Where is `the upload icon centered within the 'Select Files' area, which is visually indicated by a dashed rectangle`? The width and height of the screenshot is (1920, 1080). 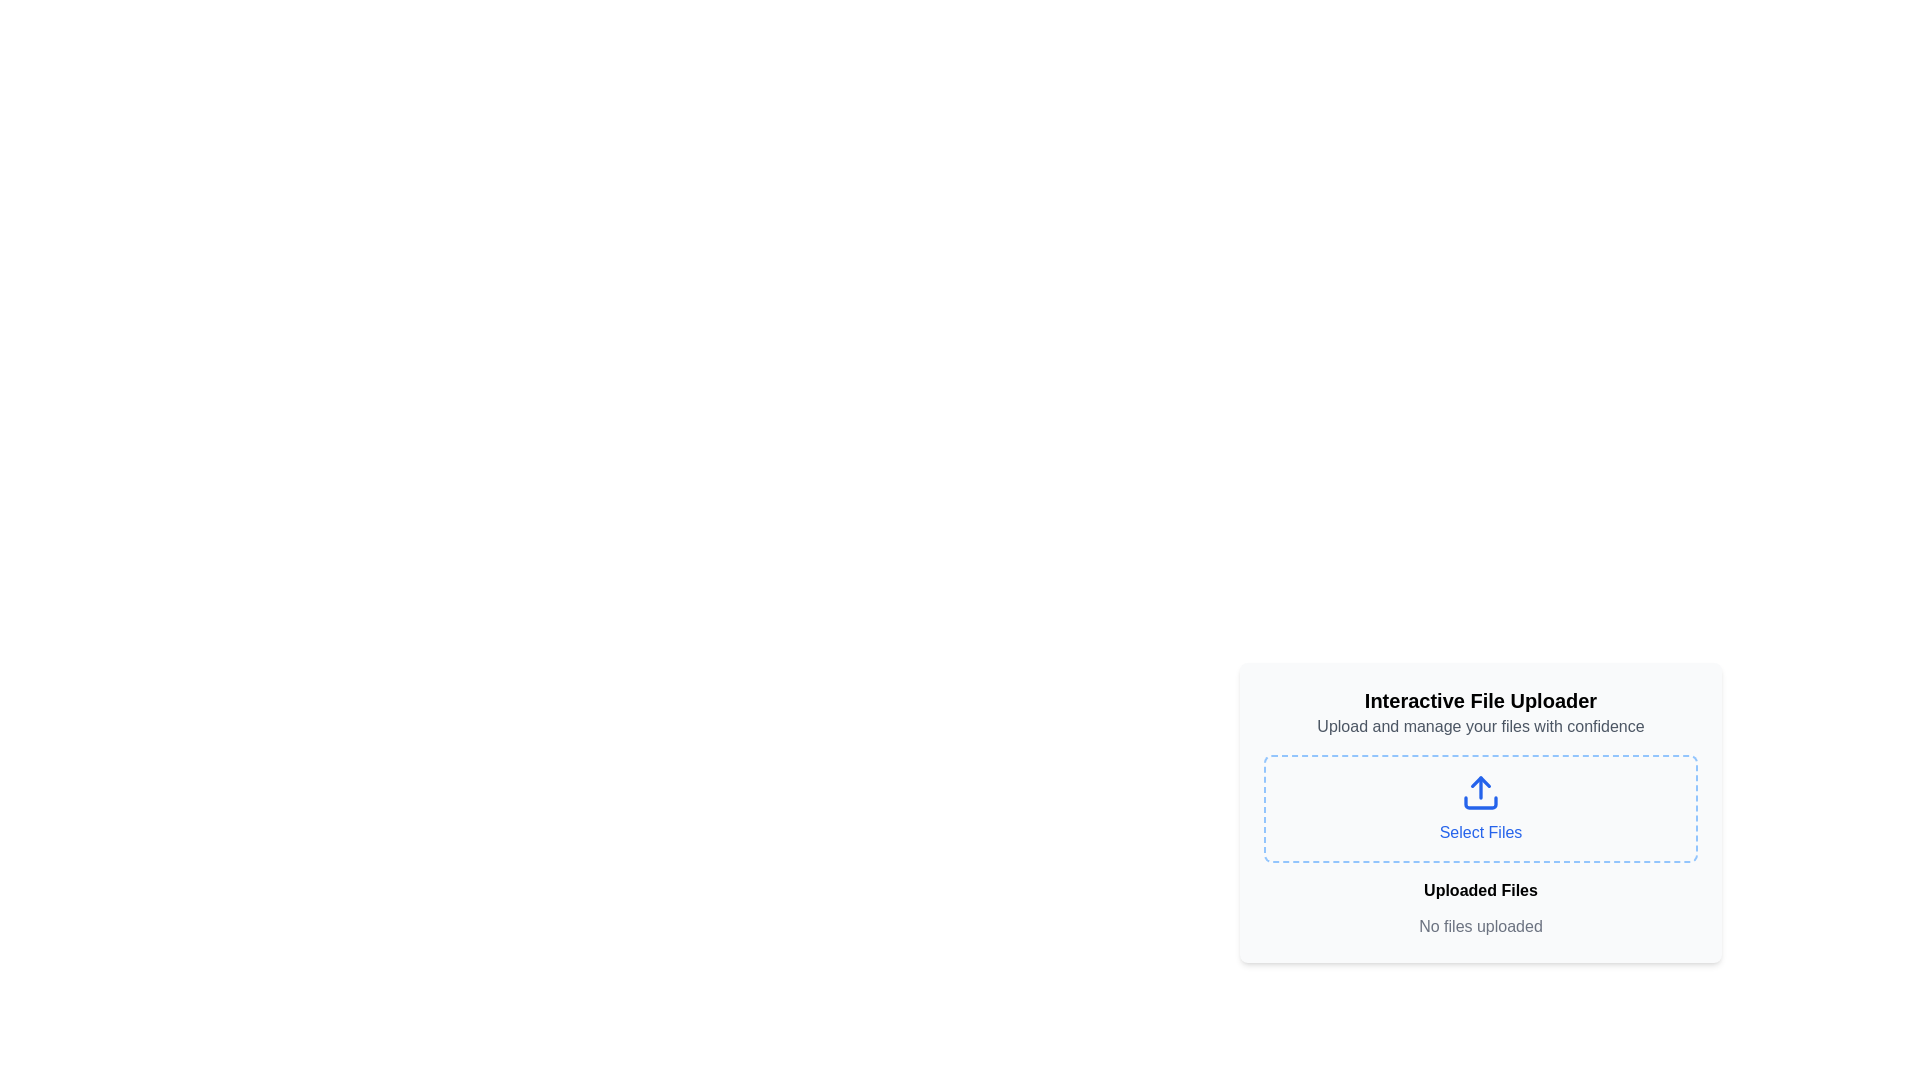 the upload icon centered within the 'Select Files' area, which is visually indicated by a dashed rectangle is located at coordinates (1481, 792).